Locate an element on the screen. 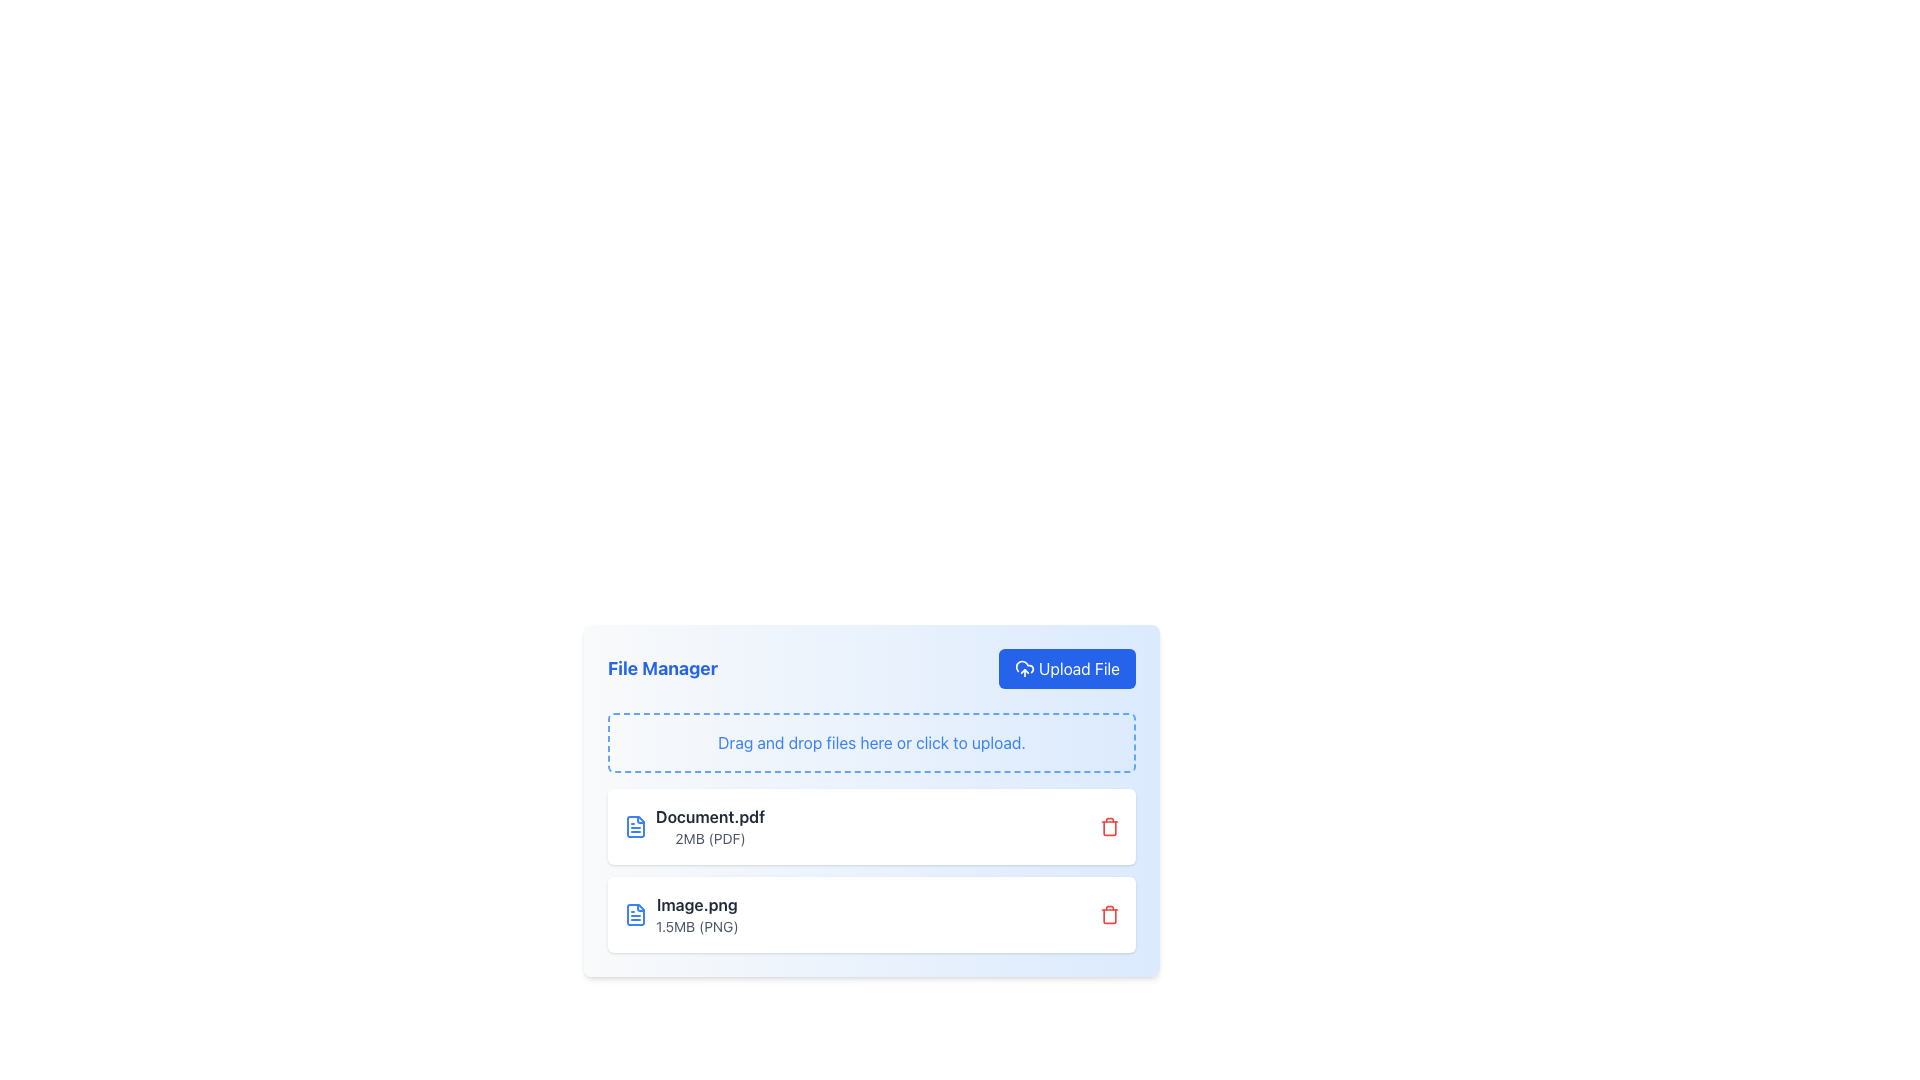 The height and width of the screenshot is (1080, 1920). the first file entry in the list, which represents a document file is located at coordinates (694, 826).